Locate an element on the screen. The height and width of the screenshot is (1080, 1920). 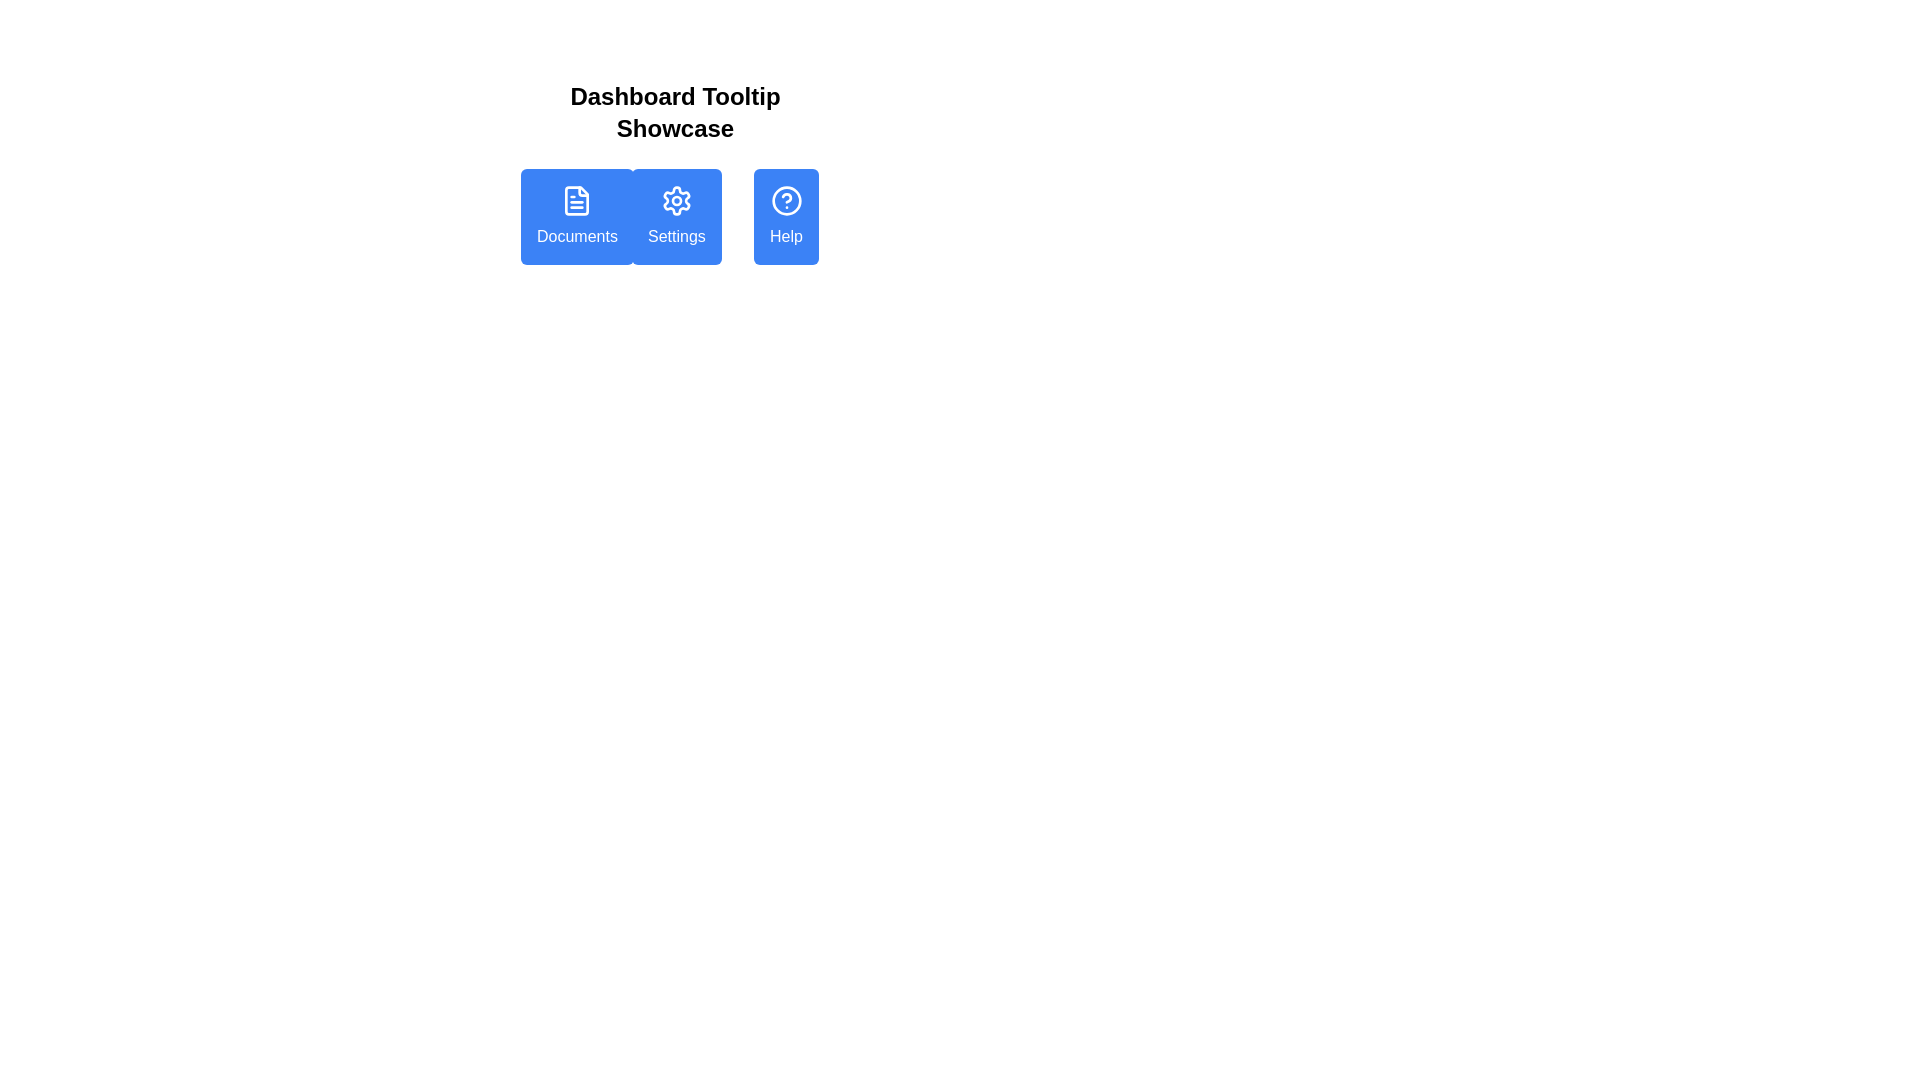
the 'Documents' icon button, which is blue and features a document design, located prominently under the 'Dashboard Tooltip Showcase.' is located at coordinates (576, 200).